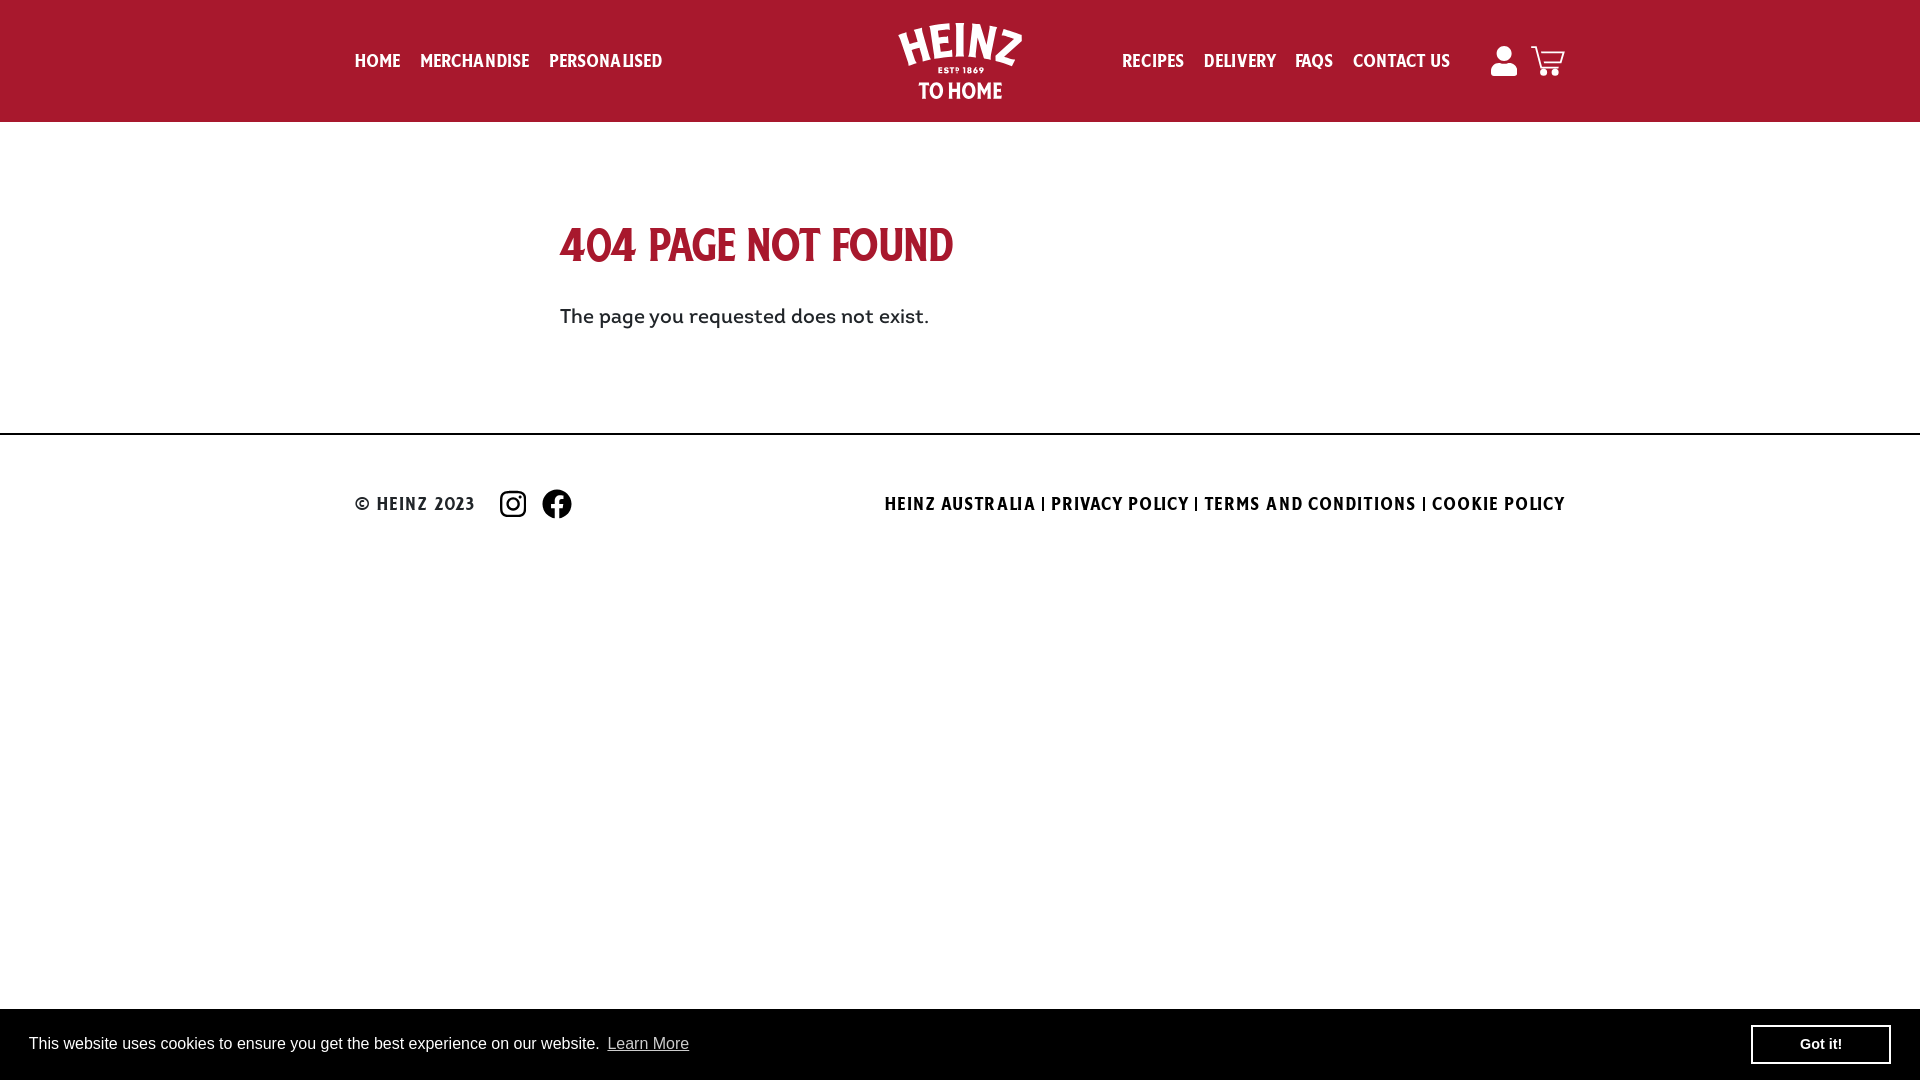 This screenshot has height=1080, width=1920. What do you see at coordinates (378, 60) in the screenshot?
I see `'Home'` at bounding box center [378, 60].